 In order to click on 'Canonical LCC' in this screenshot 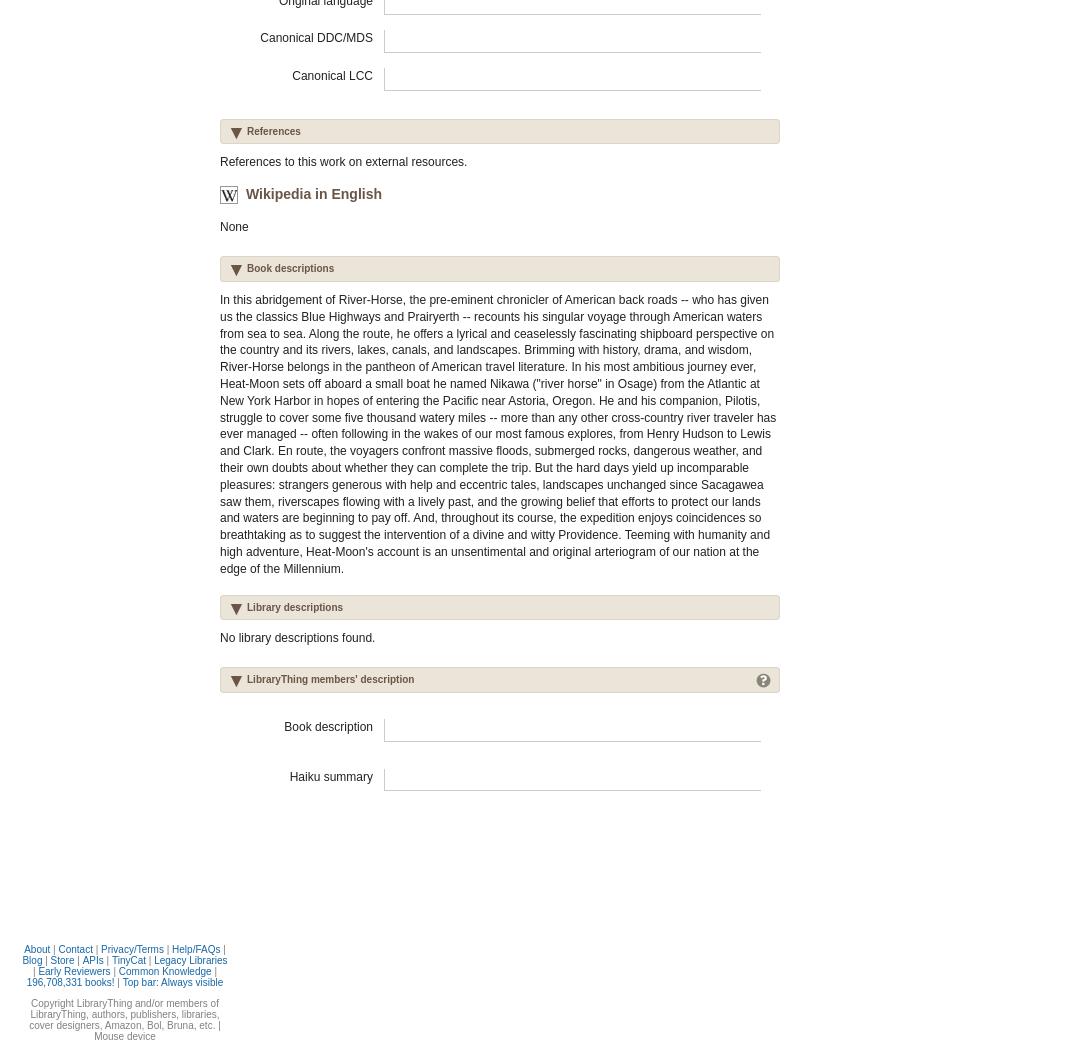, I will do `click(331, 73)`.